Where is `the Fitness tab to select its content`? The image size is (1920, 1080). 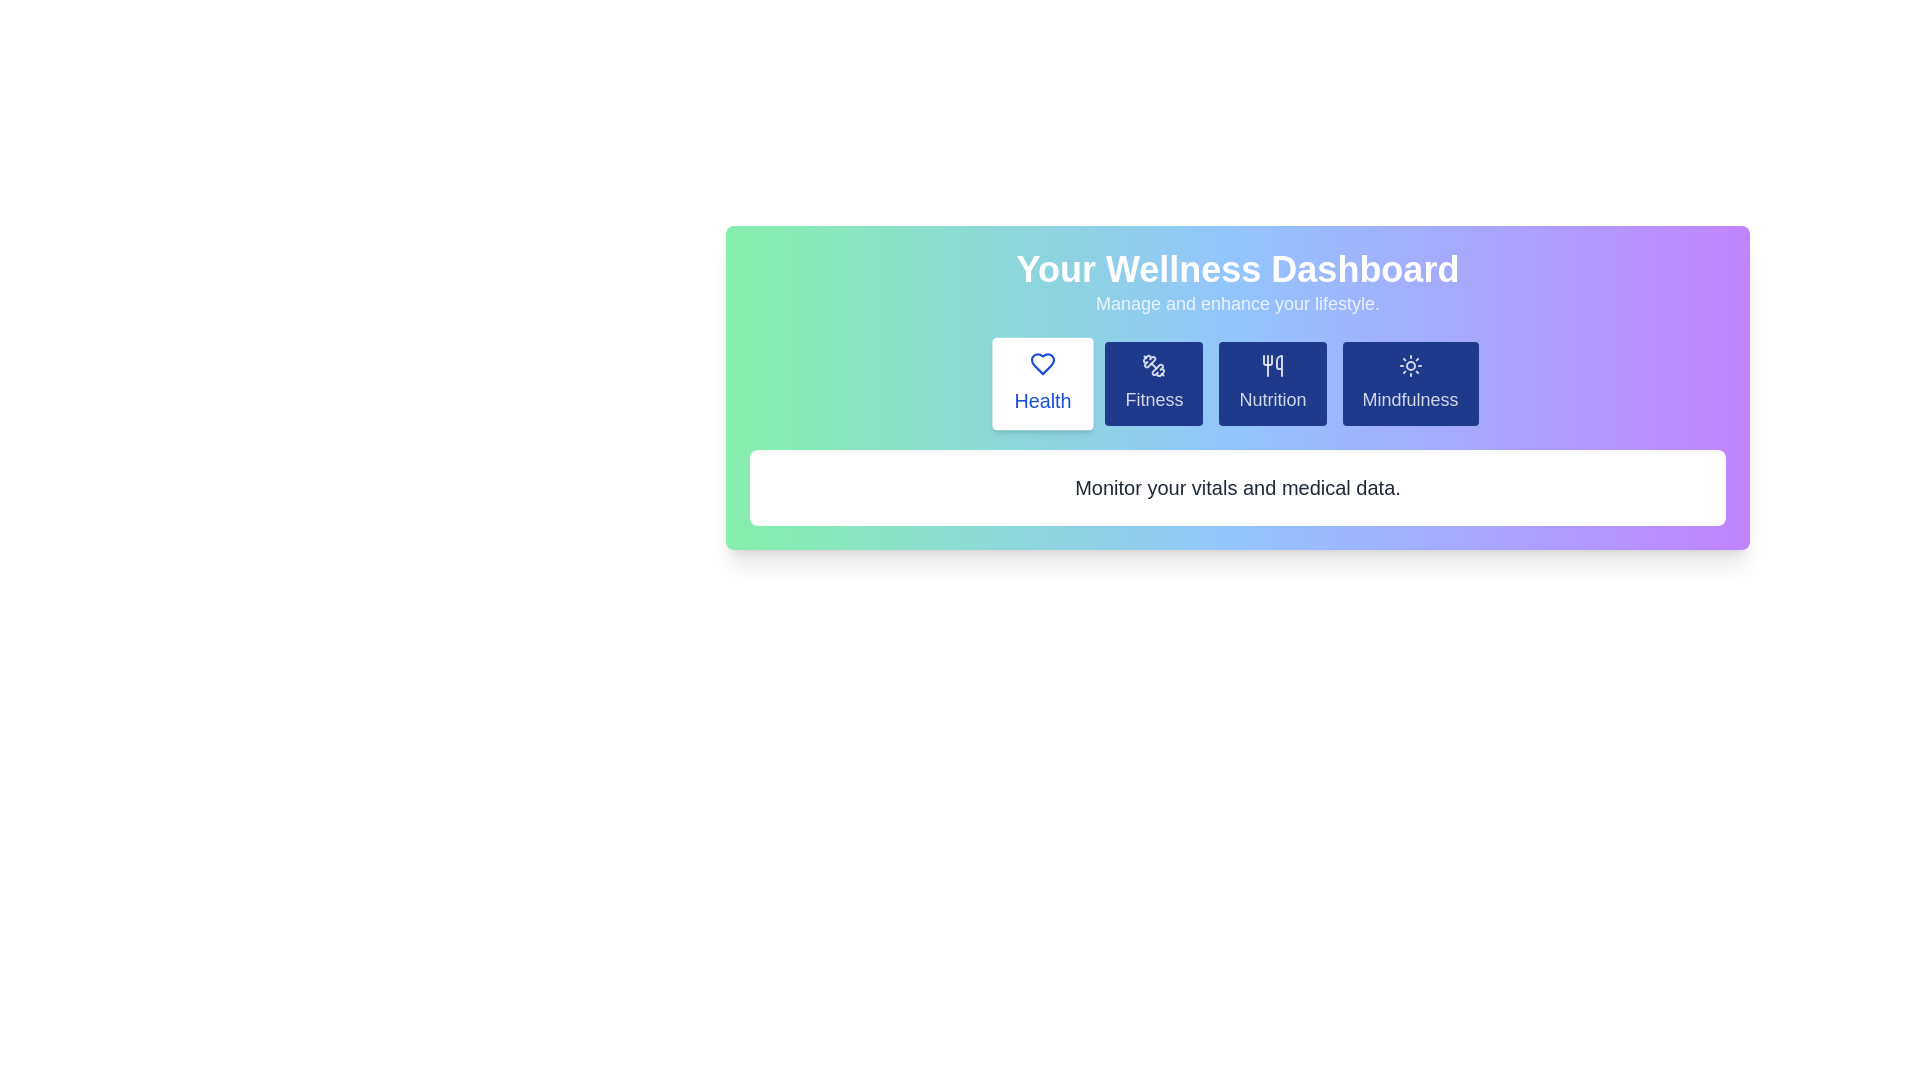
the Fitness tab to select its content is located at coordinates (1154, 384).